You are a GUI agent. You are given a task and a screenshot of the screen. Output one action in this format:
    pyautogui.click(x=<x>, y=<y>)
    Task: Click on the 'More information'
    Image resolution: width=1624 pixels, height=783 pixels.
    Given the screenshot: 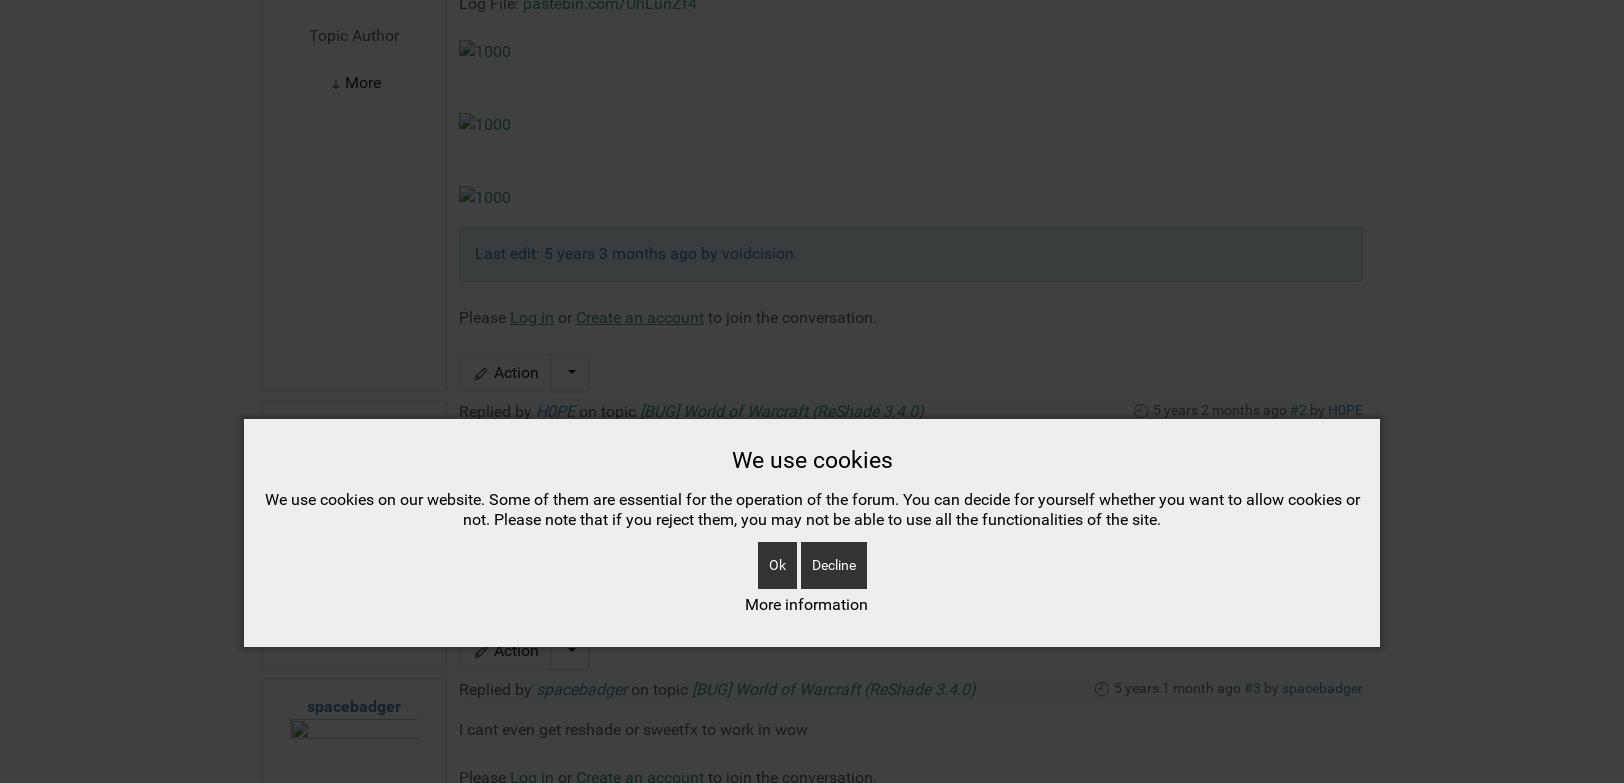 What is the action you would take?
    pyautogui.click(x=743, y=287)
    